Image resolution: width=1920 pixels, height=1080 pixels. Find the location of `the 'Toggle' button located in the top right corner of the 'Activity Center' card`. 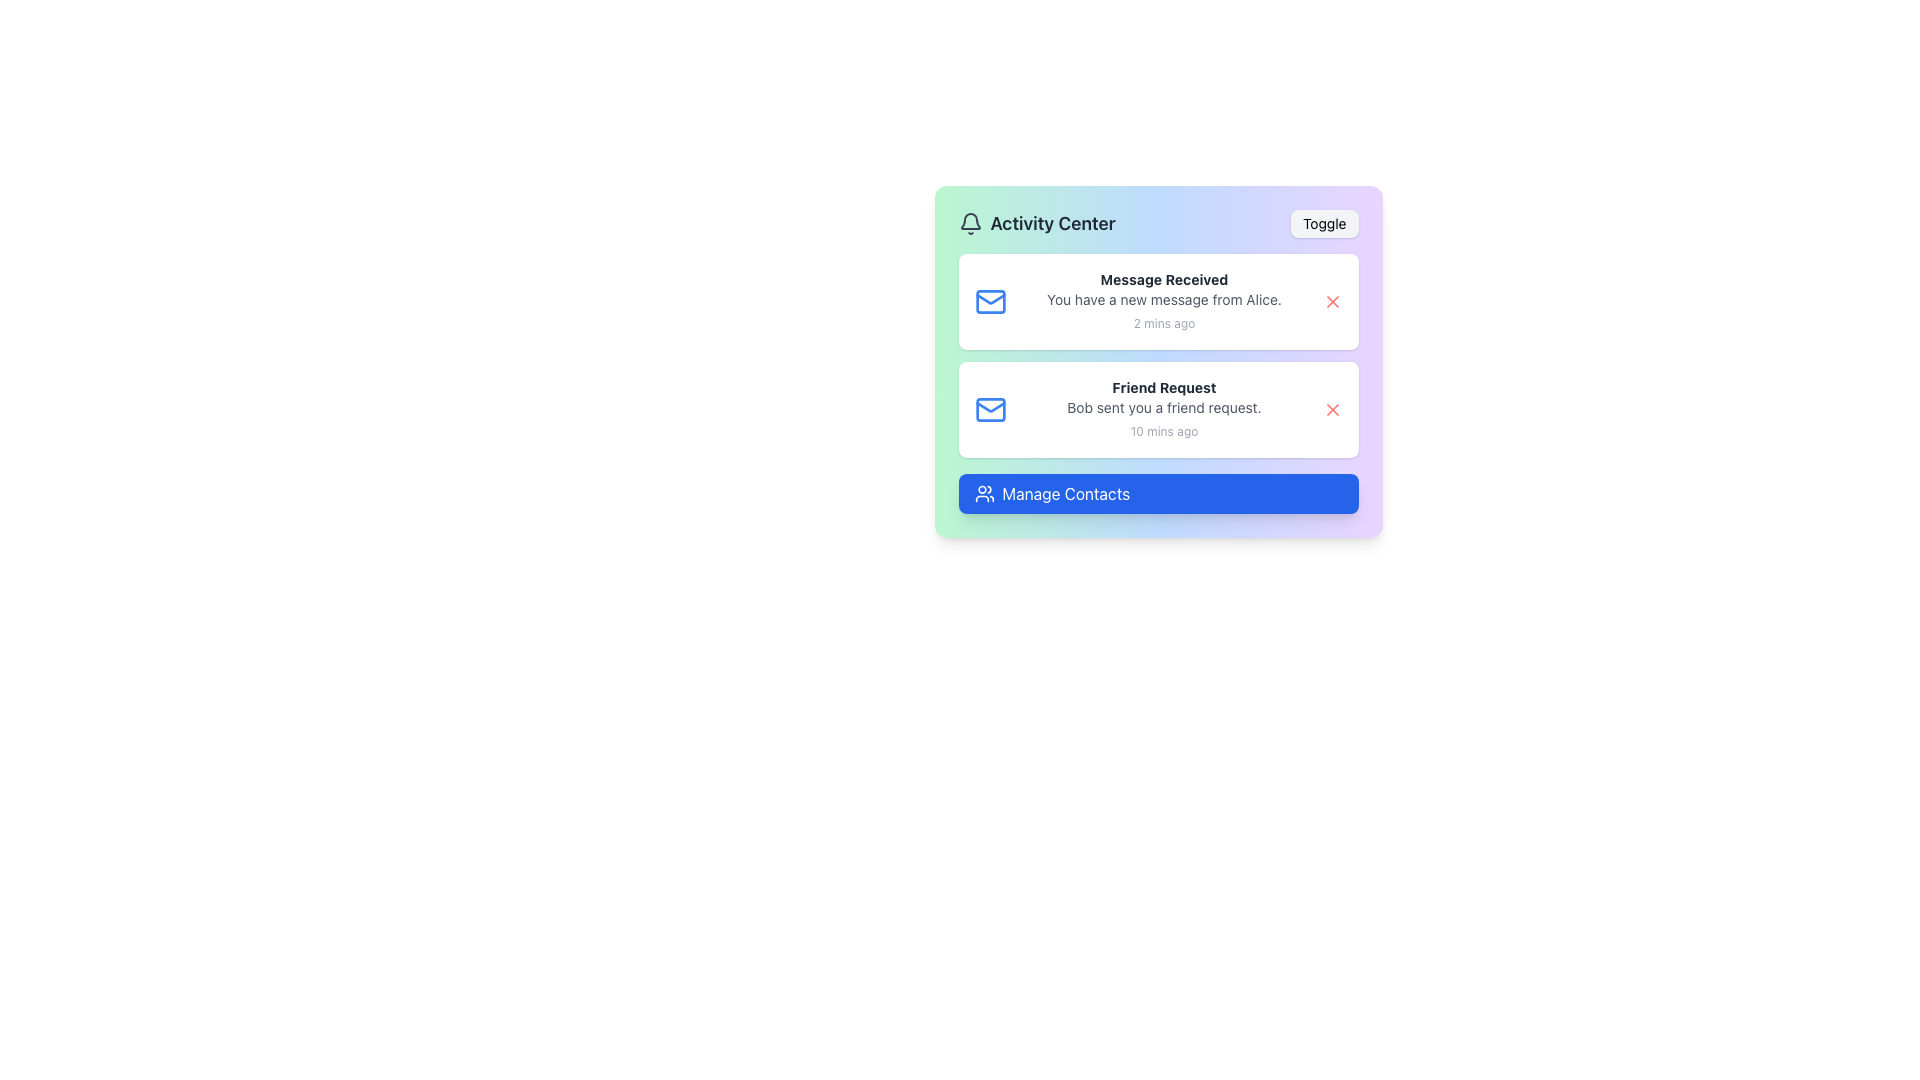

the 'Toggle' button located in the top right corner of the 'Activity Center' card is located at coordinates (1324, 223).